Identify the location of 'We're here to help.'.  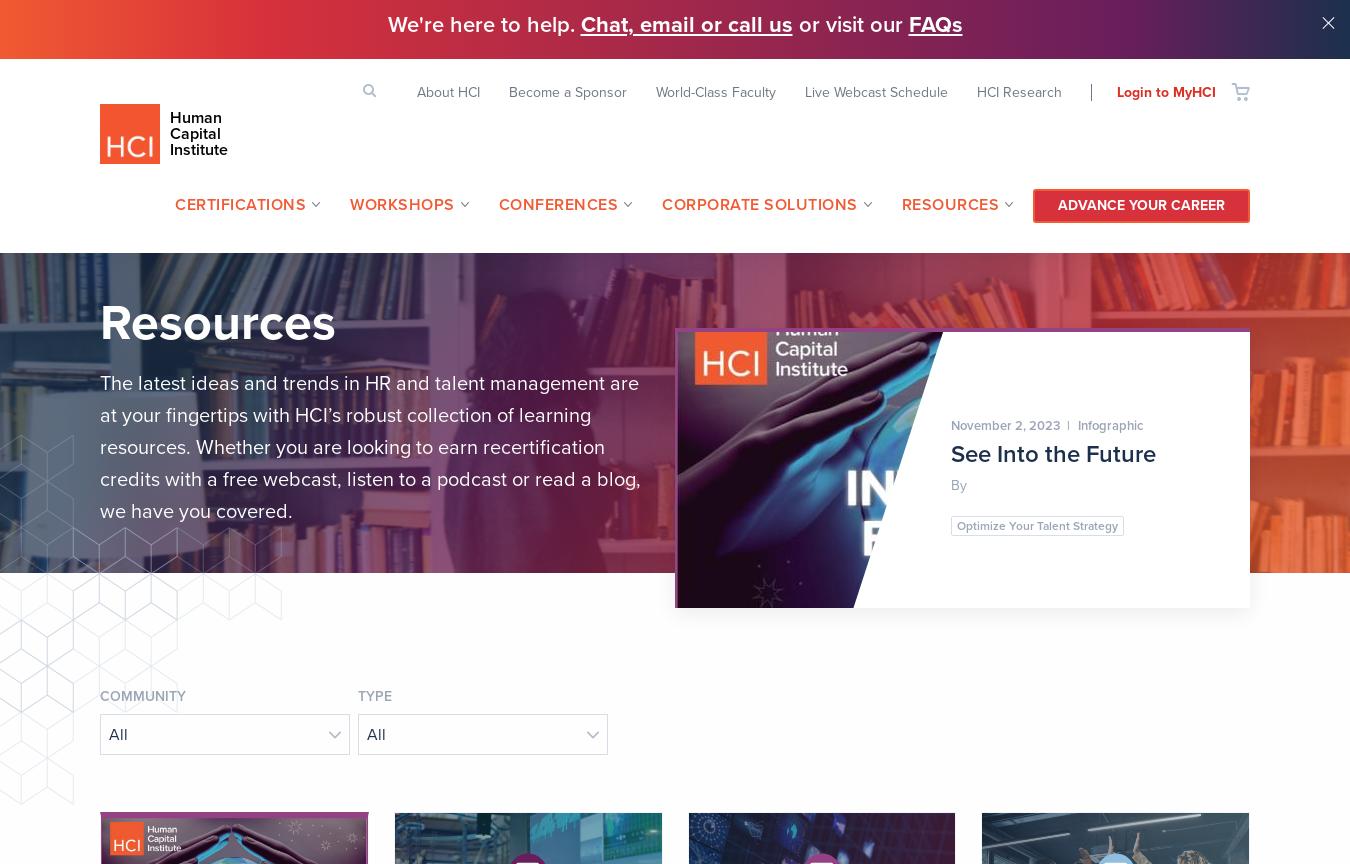
(482, 24).